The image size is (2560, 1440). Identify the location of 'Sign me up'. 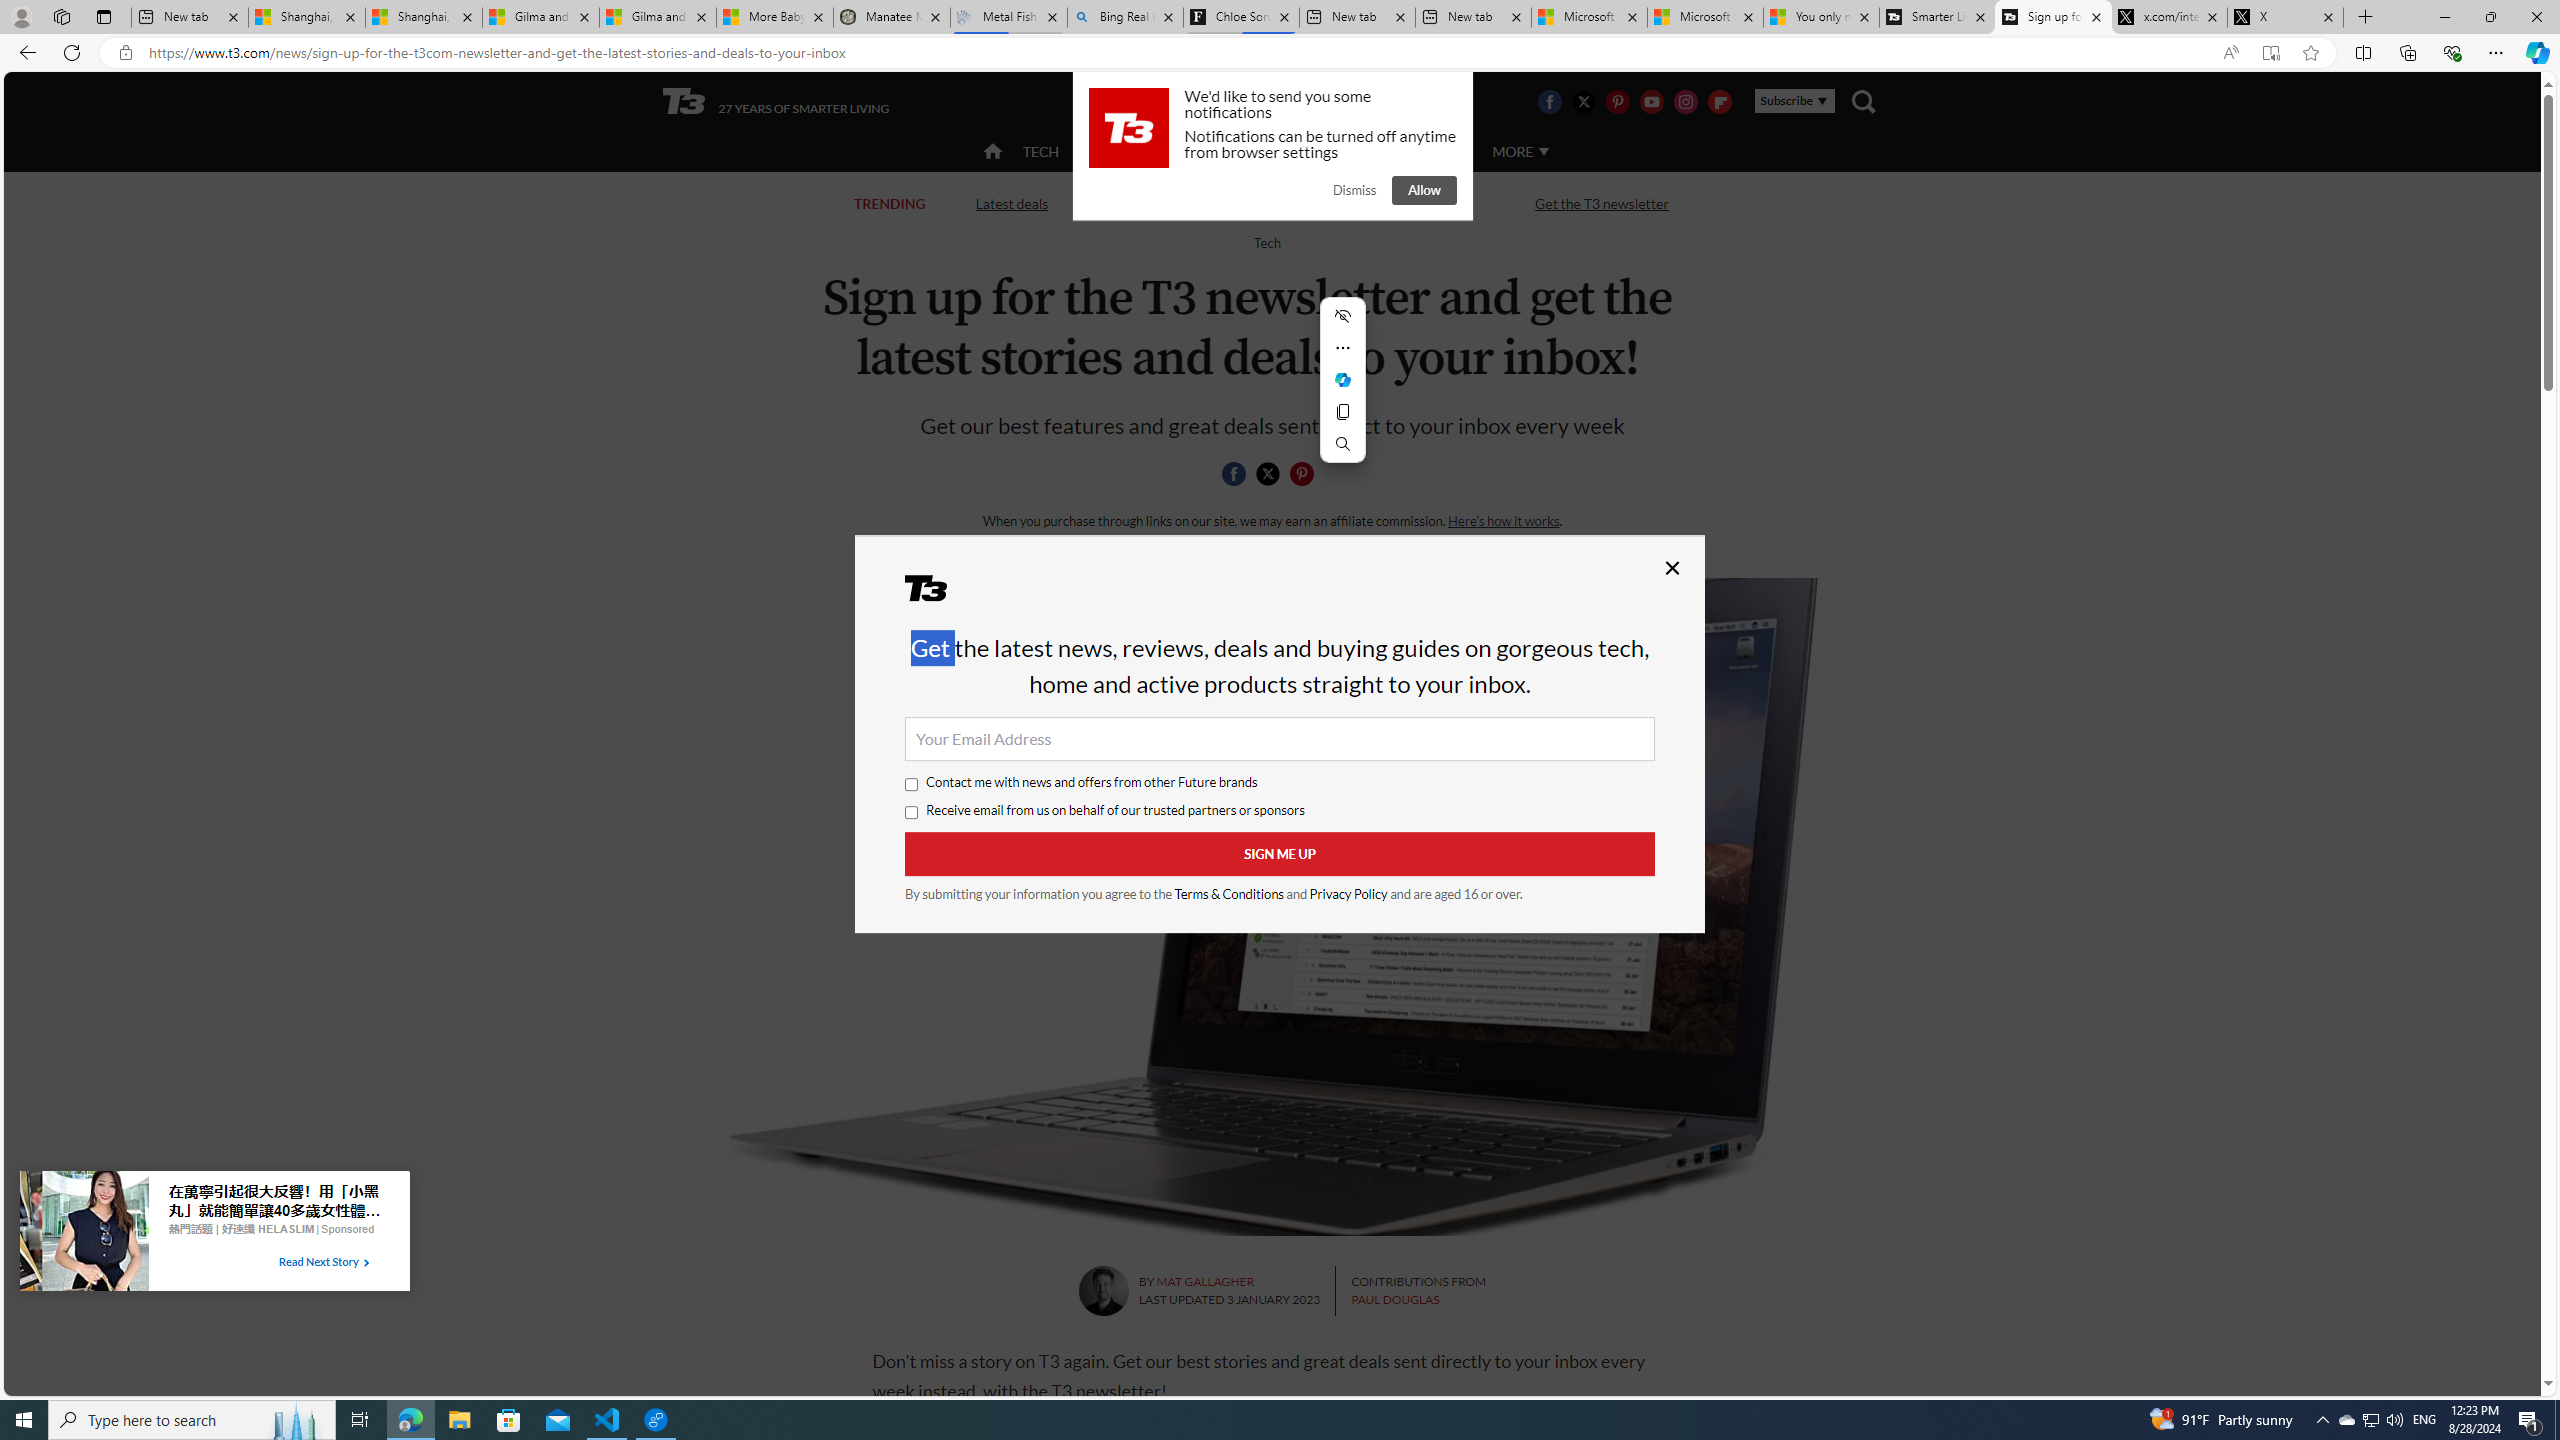
(1280, 854).